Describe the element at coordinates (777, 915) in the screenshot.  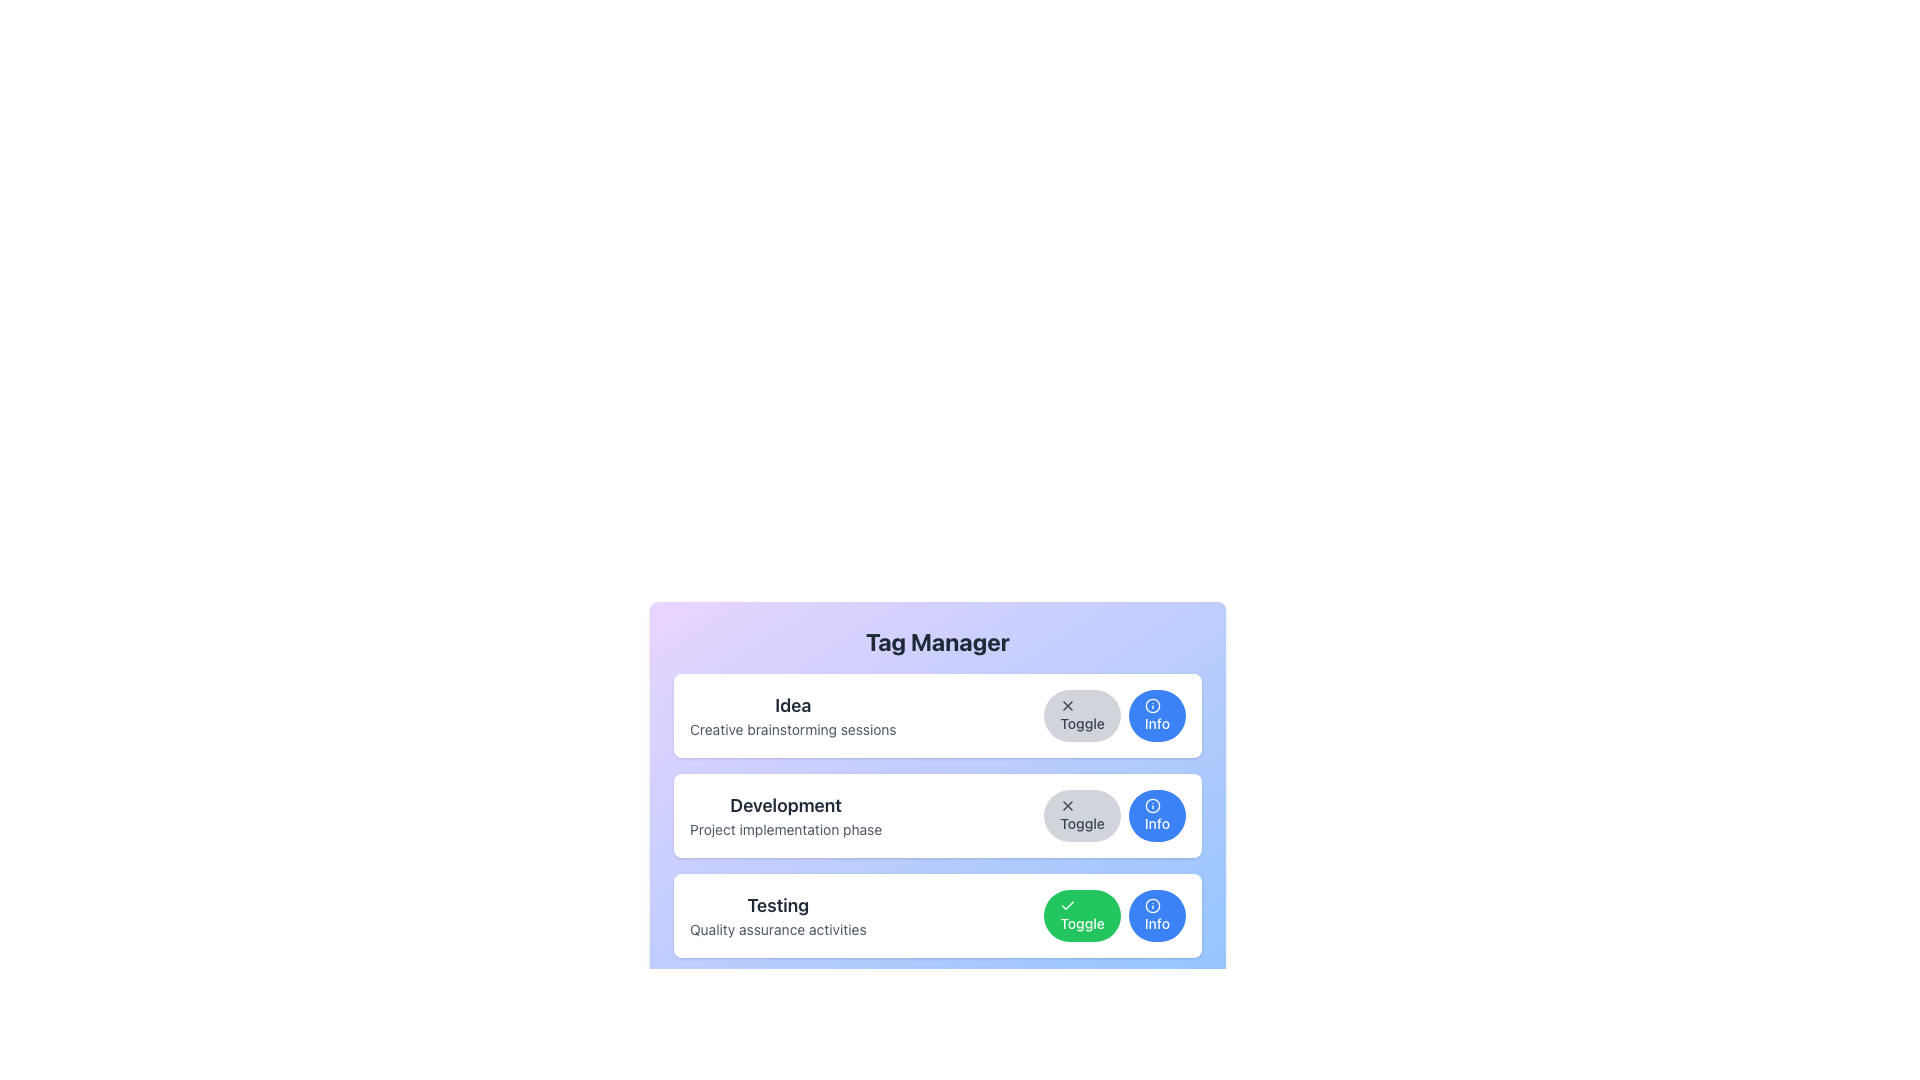
I see `text from the section containing the heading 'Testing' and the description 'Quality assurance activities', which is located in the lower portion of the main content area, between the 'Development' section and the interaction area with buttons` at that location.